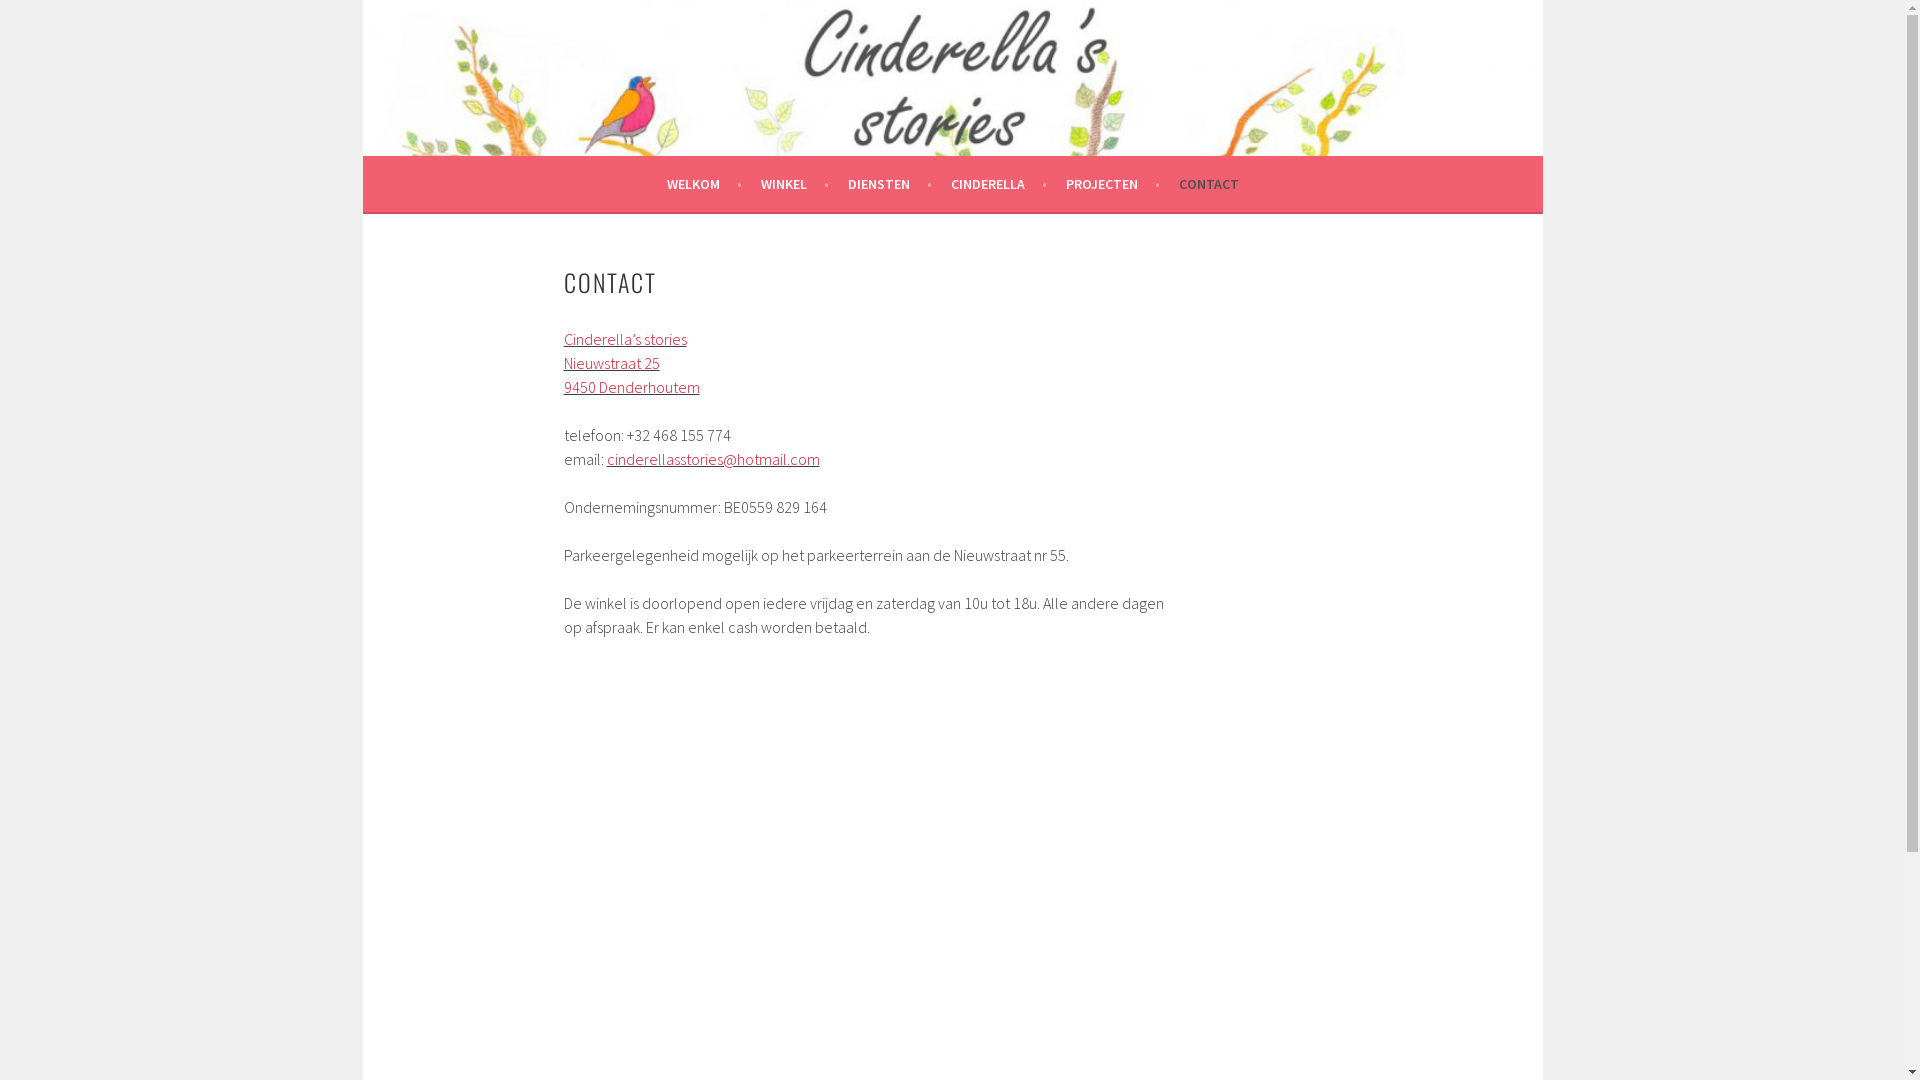 This screenshot has width=1920, height=1080. I want to click on 'WELKOM', so click(703, 184).